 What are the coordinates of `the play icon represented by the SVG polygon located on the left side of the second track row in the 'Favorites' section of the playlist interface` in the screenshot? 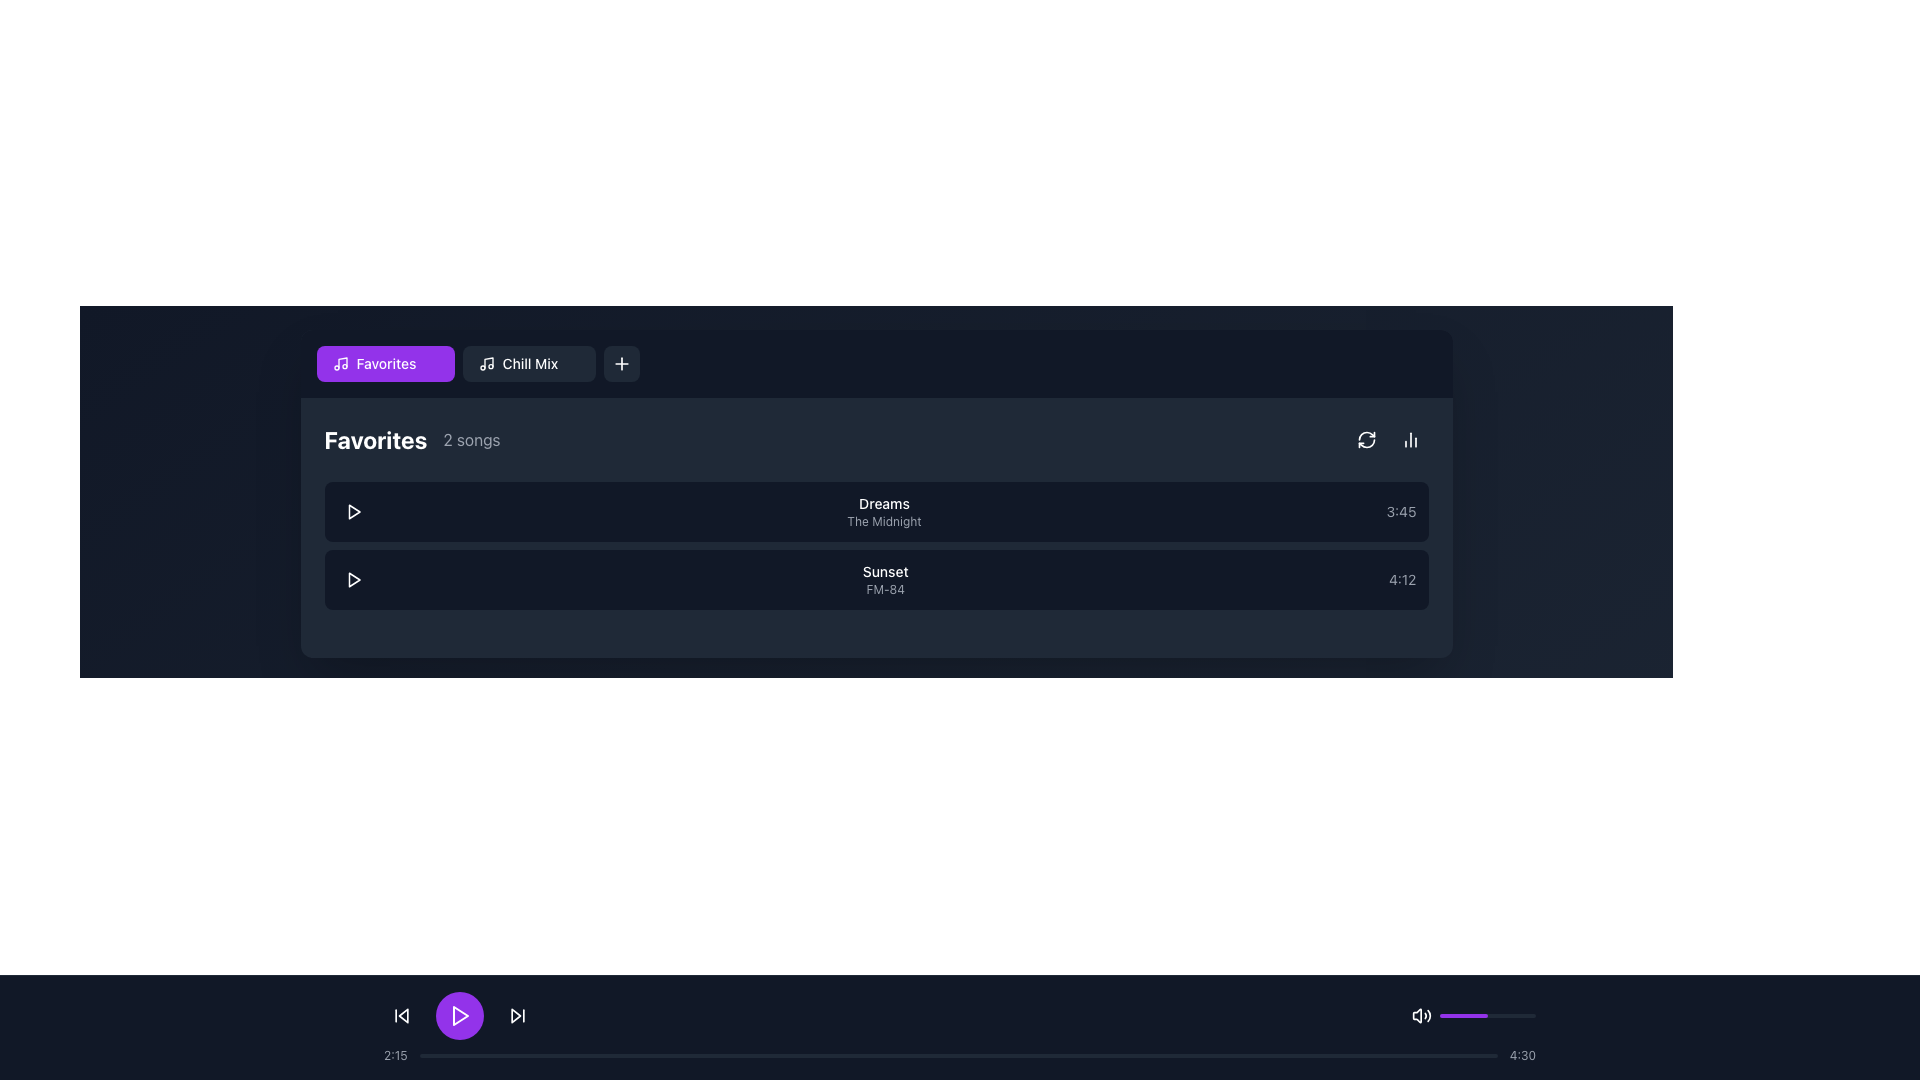 It's located at (354, 579).